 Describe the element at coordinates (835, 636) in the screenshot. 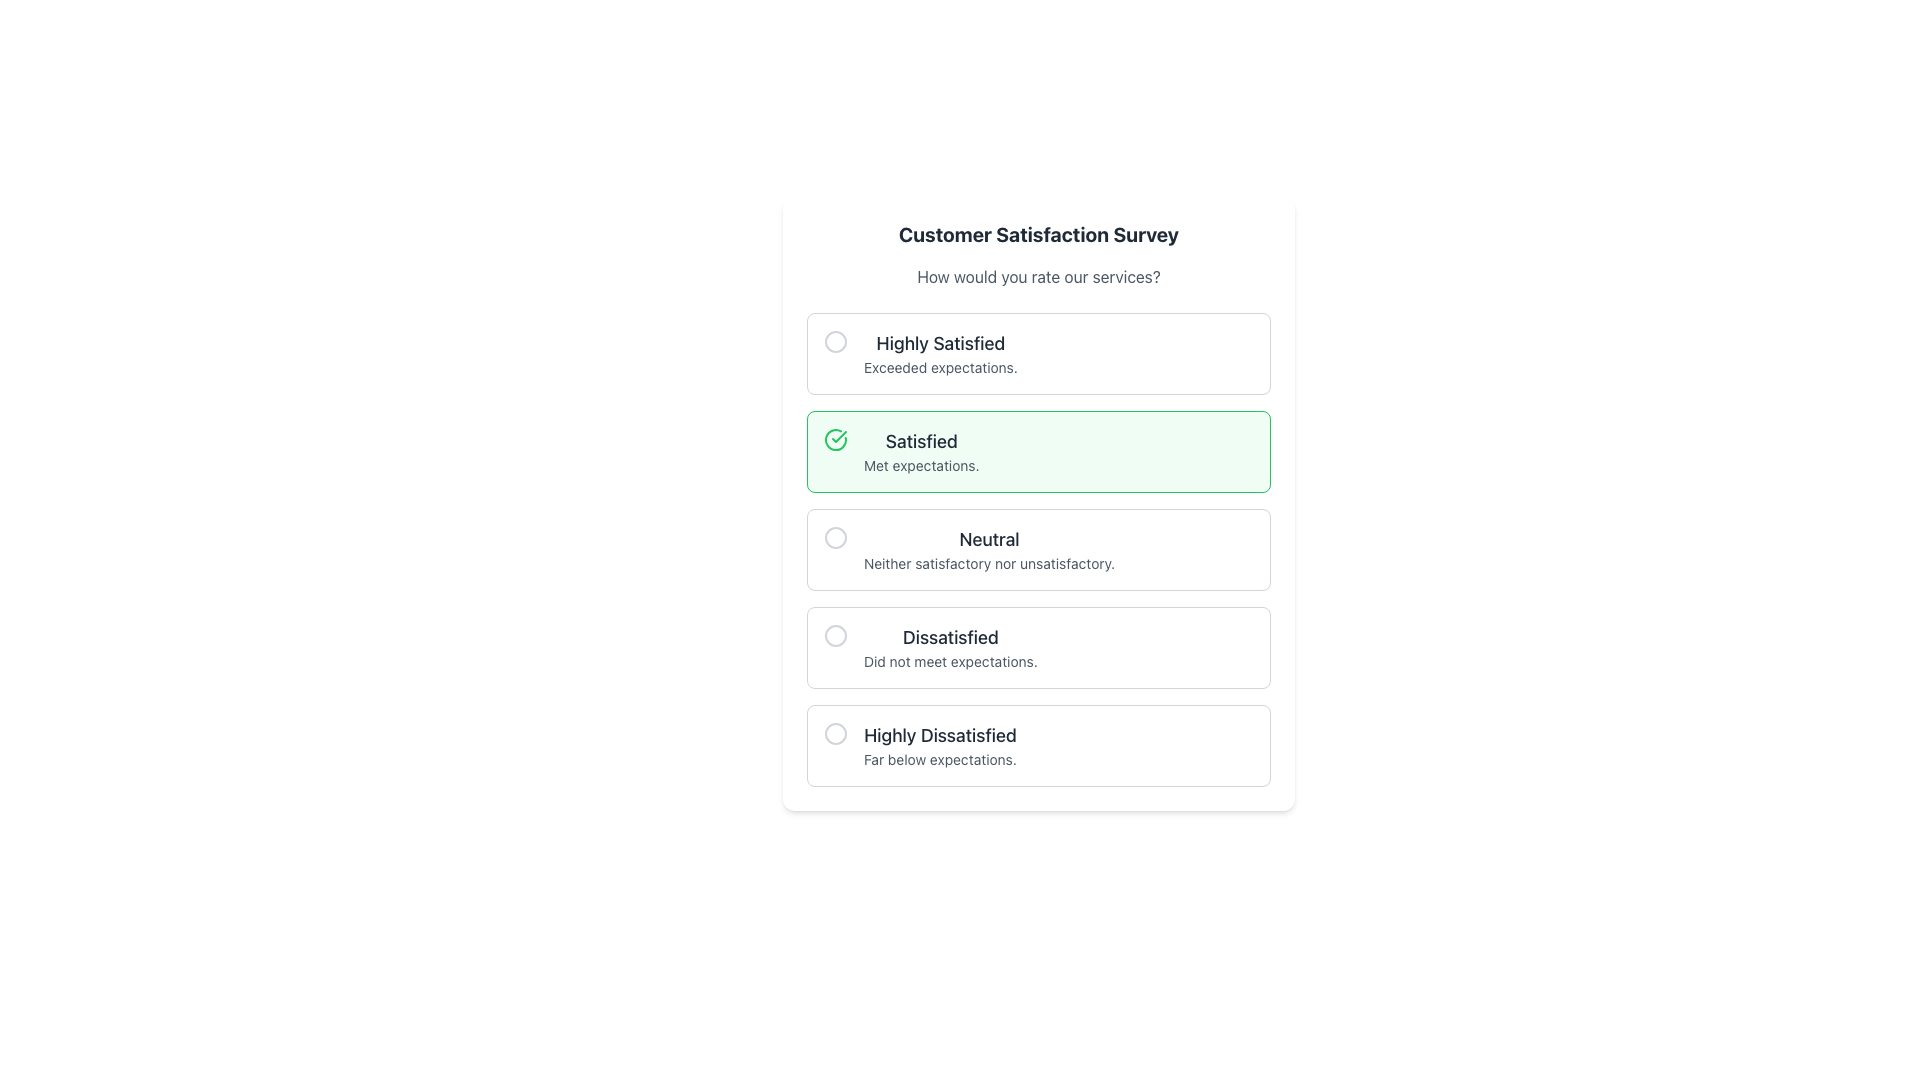

I see `the 'Dissatisfied' rating icon` at that location.